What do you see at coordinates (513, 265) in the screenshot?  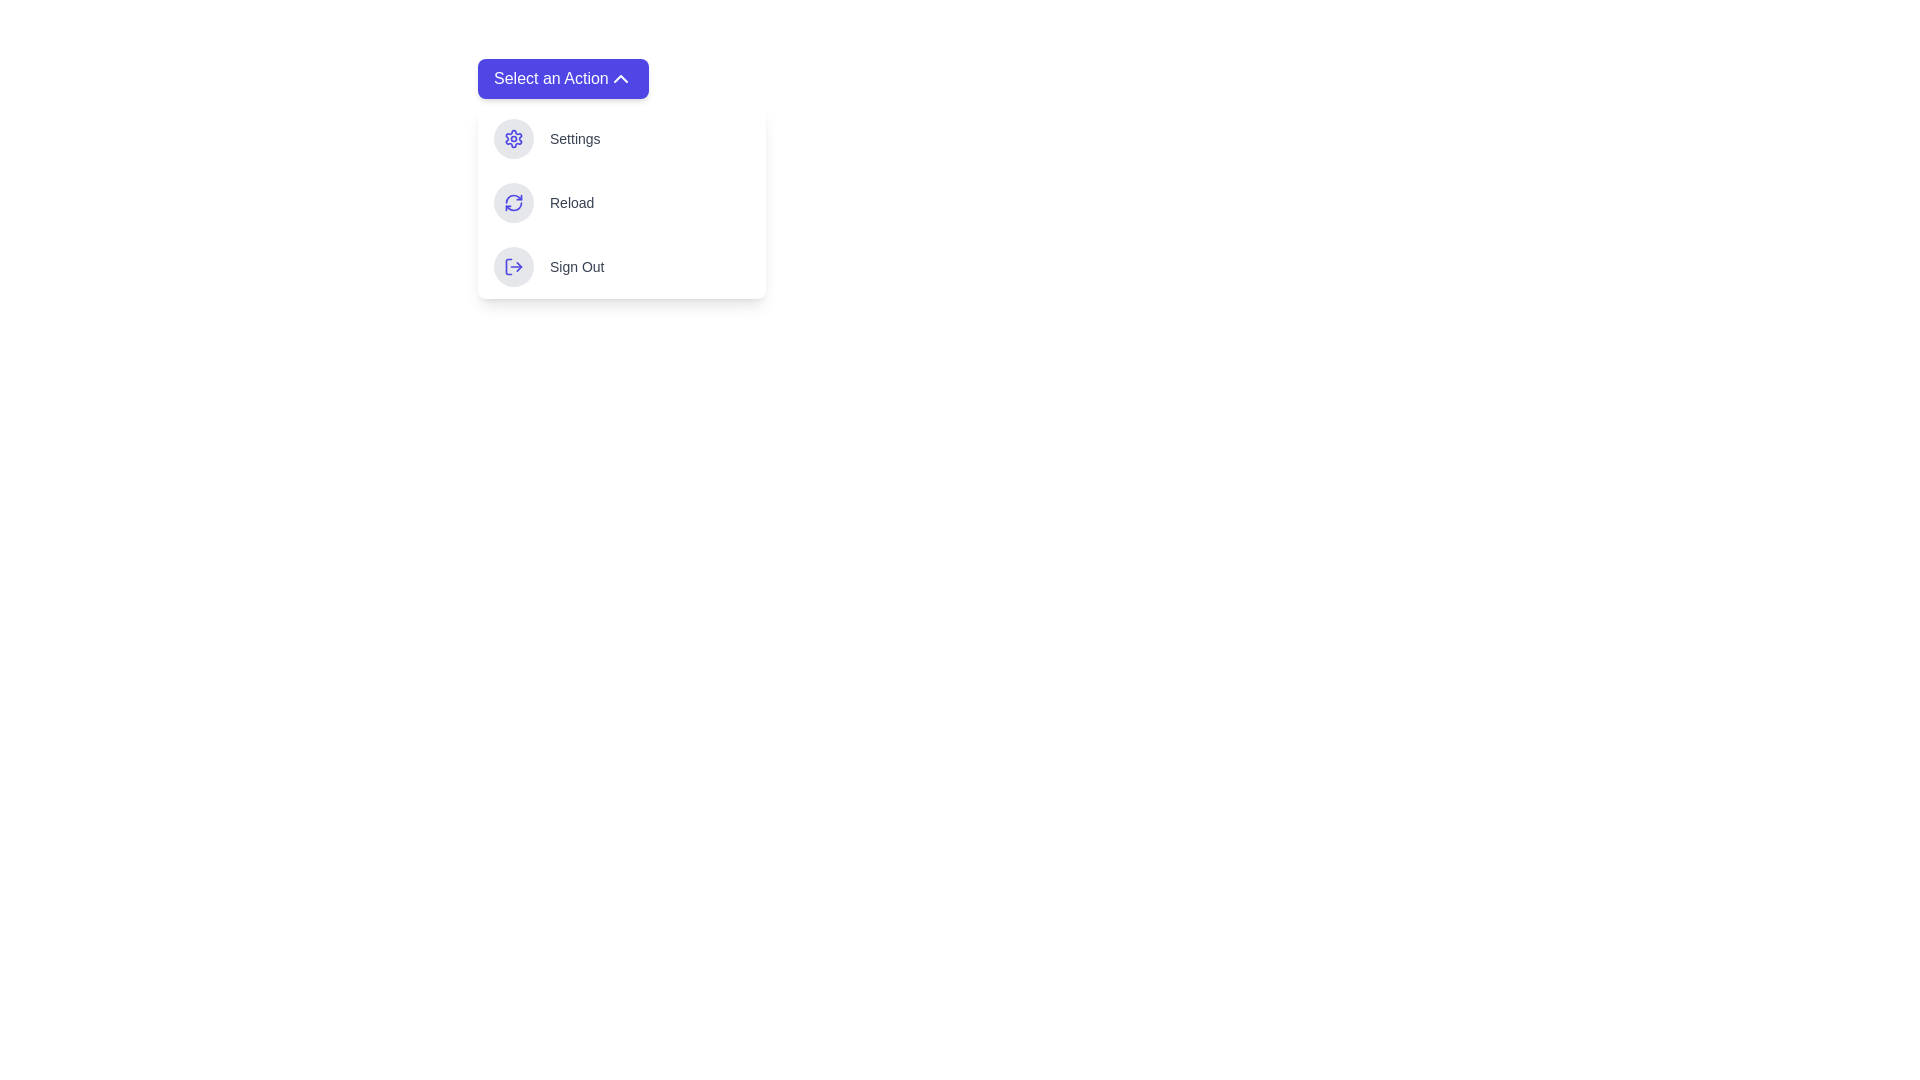 I see `the logout icon associated with the 'Sign Out' action in the dropdown menu under 'Select an Action'` at bounding box center [513, 265].